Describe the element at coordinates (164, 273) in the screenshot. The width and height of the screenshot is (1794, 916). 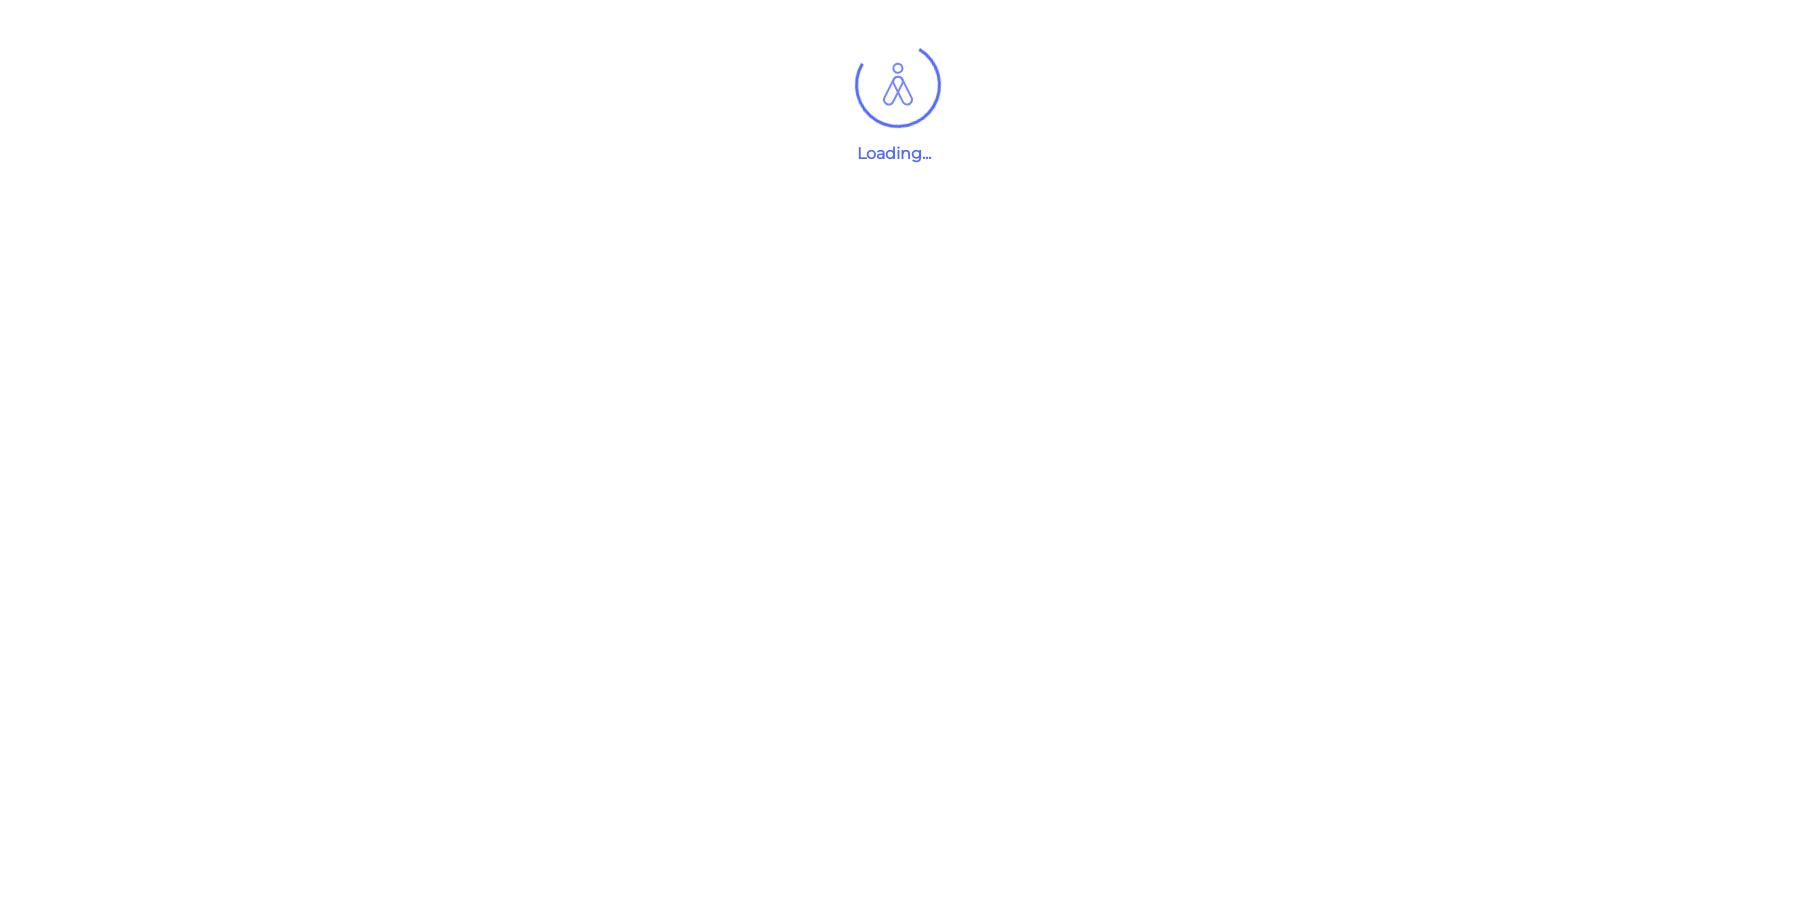
I see `'Recruitment'` at that location.